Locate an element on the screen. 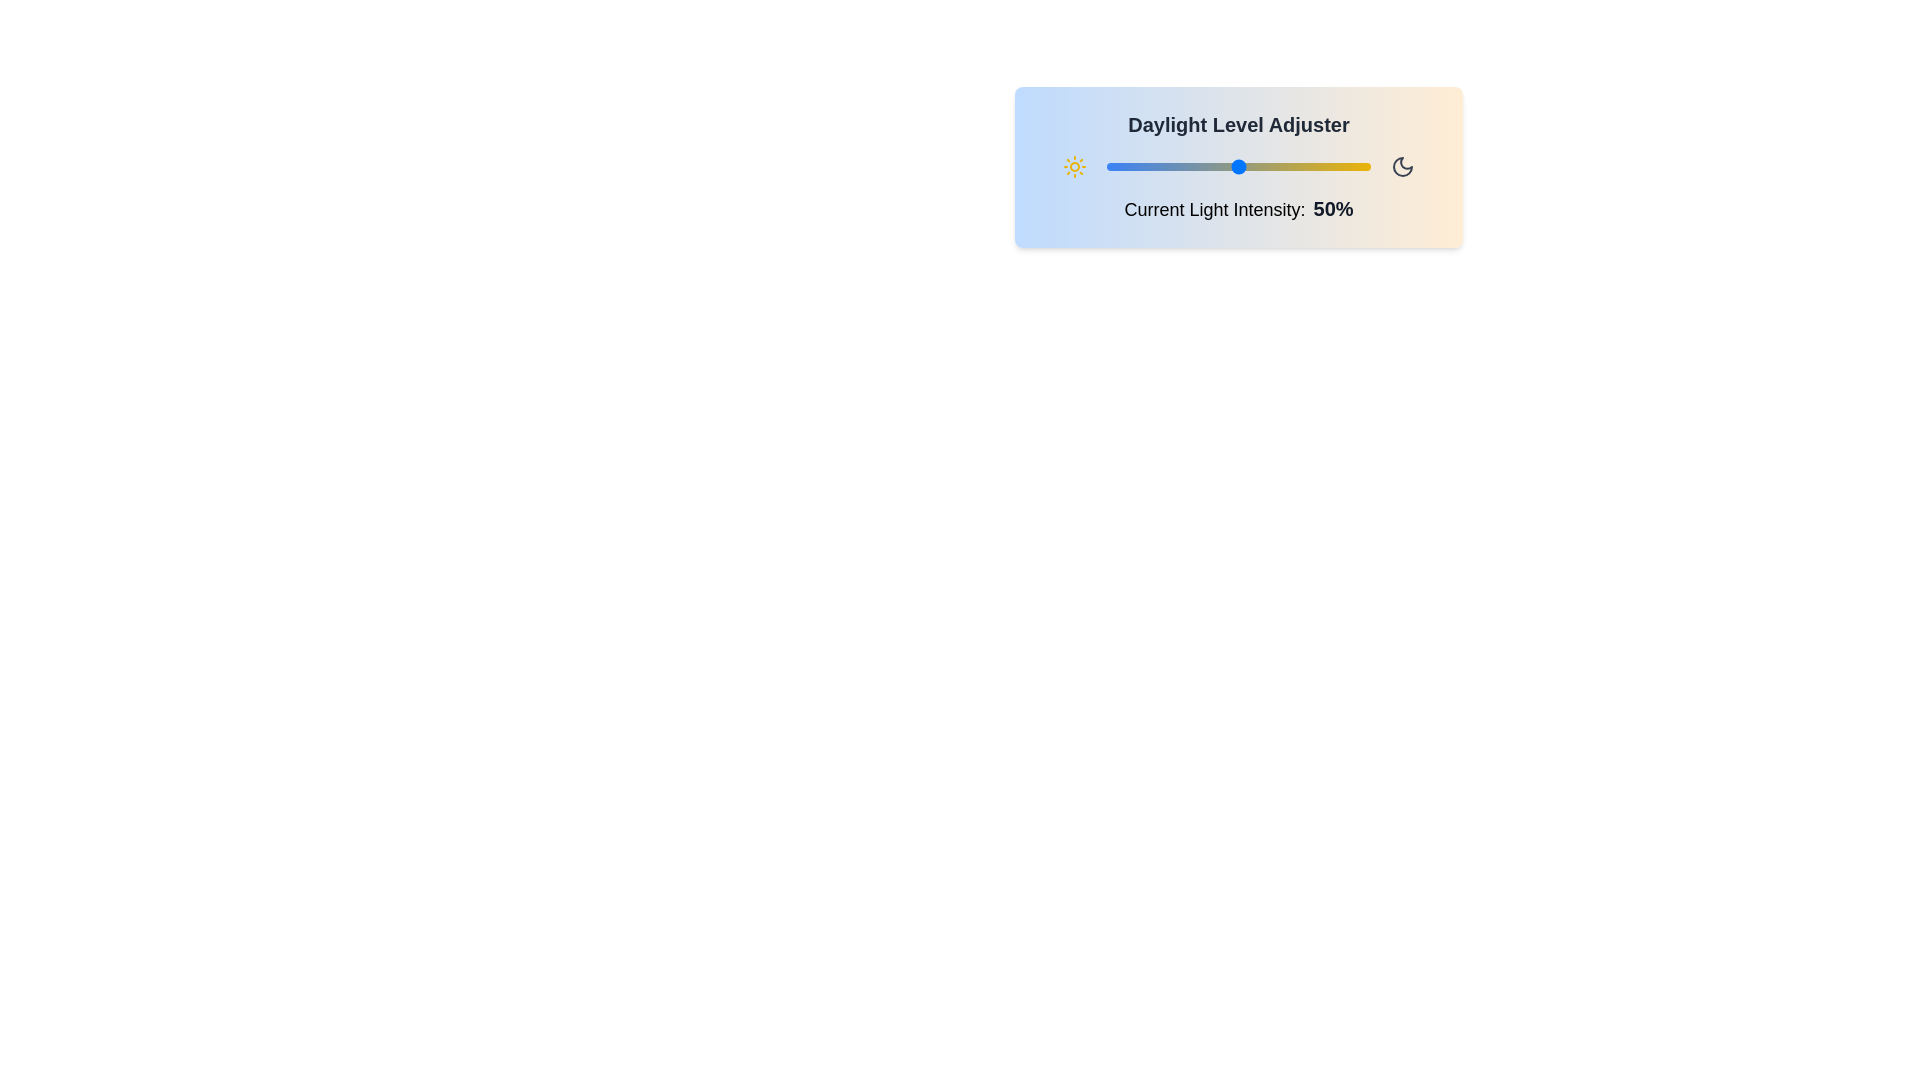 The height and width of the screenshot is (1080, 1920). the daylight slider to 52% is located at coordinates (1243, 165).